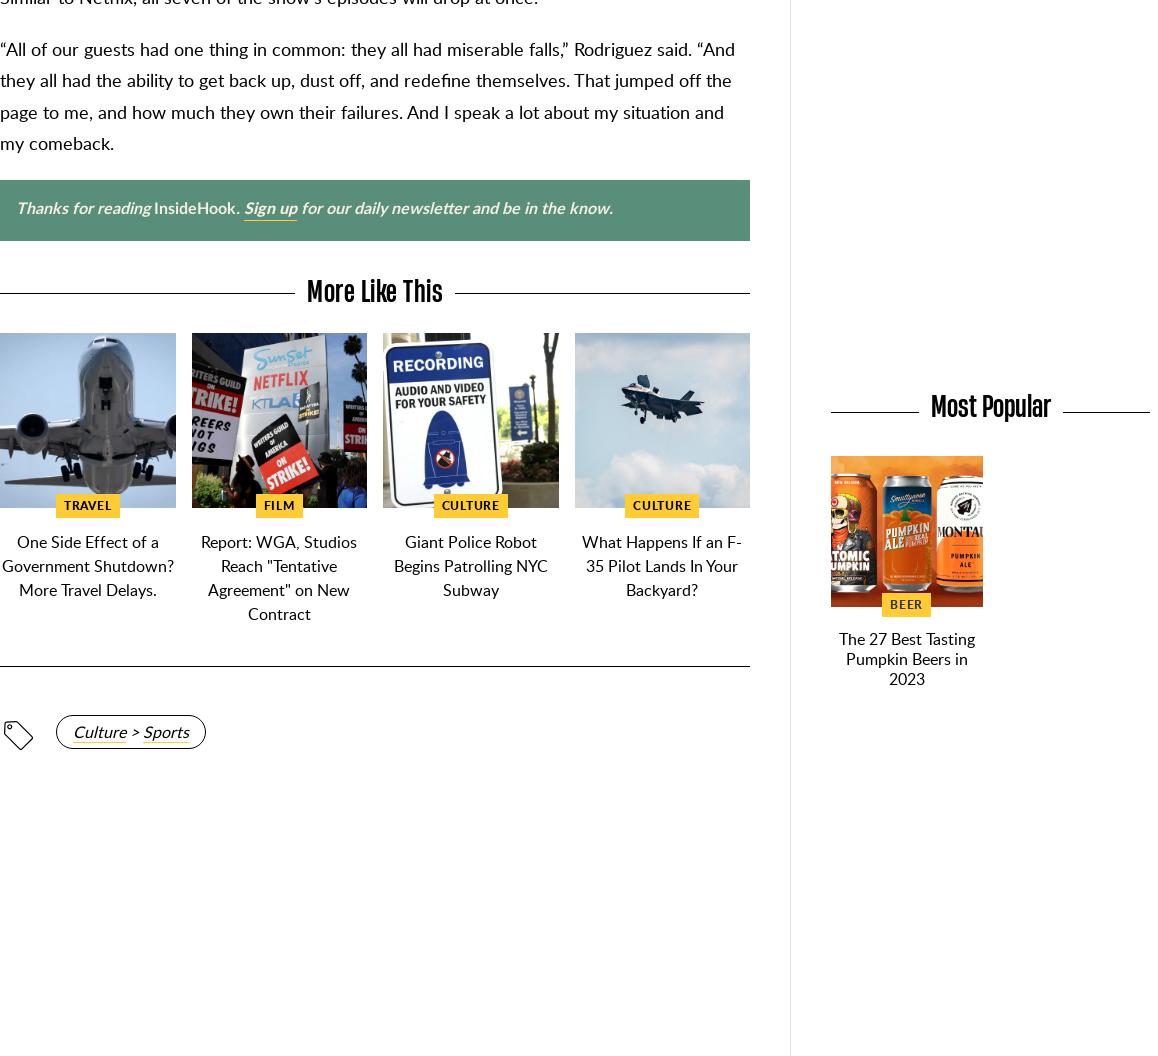 The height and width of the screenshot is (1056, 1158). Describe the element at coordinates (906, 603) in the screenshot. I see `'Beer'` at that location.